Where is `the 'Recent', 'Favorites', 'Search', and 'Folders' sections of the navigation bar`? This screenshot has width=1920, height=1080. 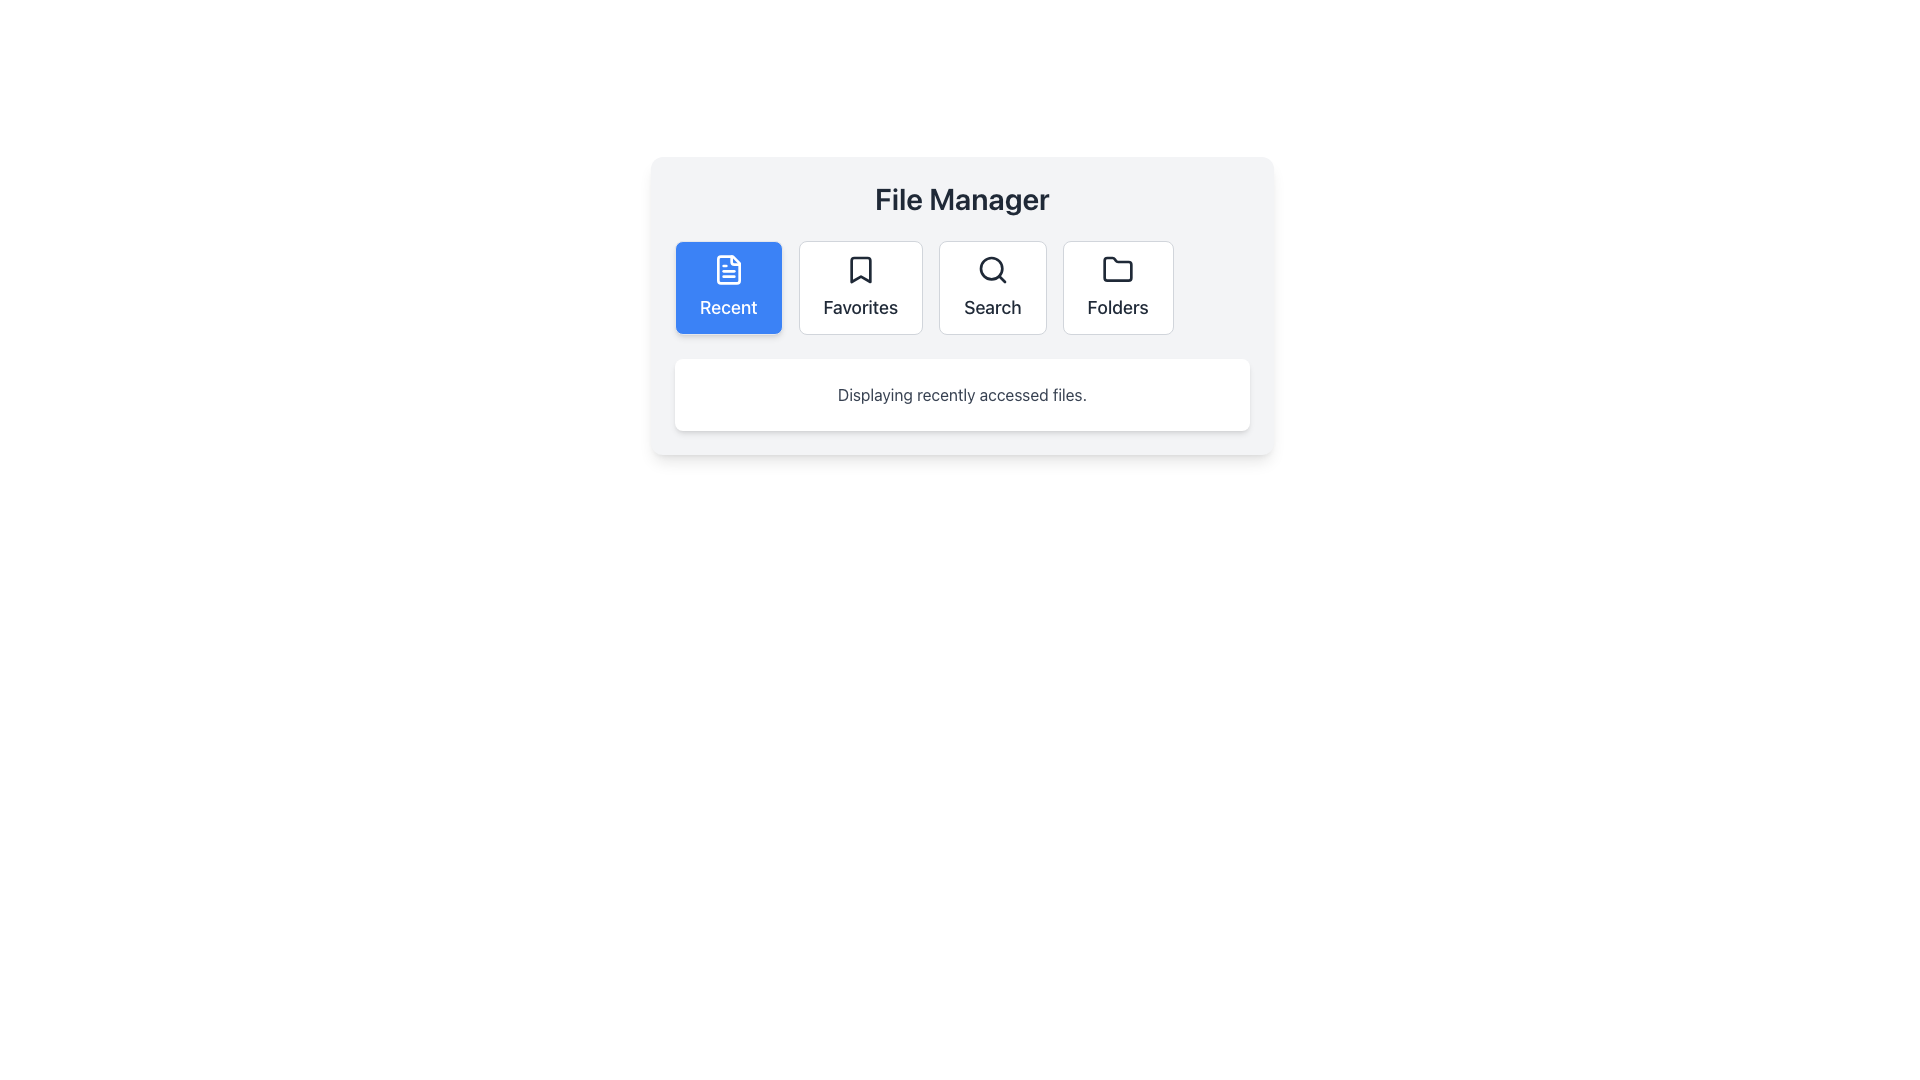
the 'Recent', 'Favorites', 'Search', and 'Folders' sections of the navigation bar is located at coordinates (962, 288).